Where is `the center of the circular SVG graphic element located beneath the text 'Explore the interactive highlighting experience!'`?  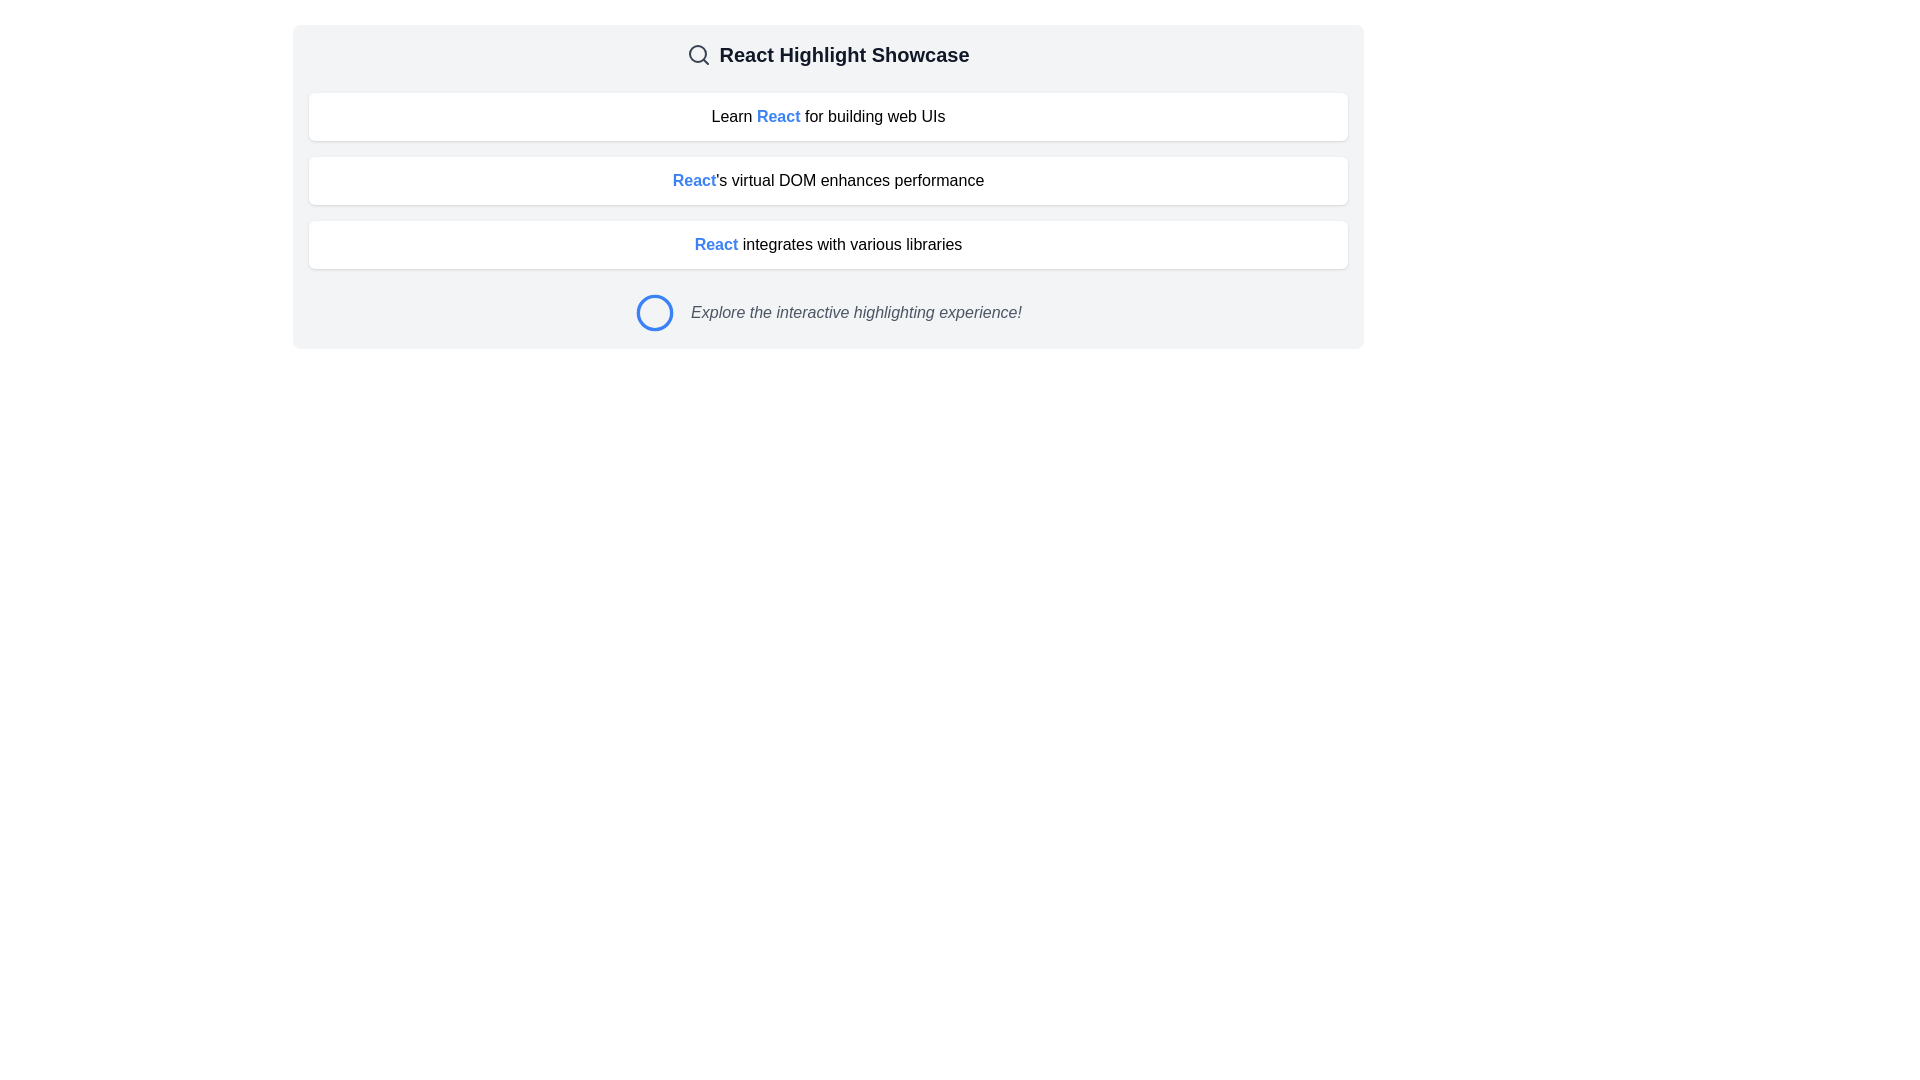 the center of the circular SVG graphic element located beneath the text 'Explore the interactive highlighting experience!' is located at coordinates (655, 312).